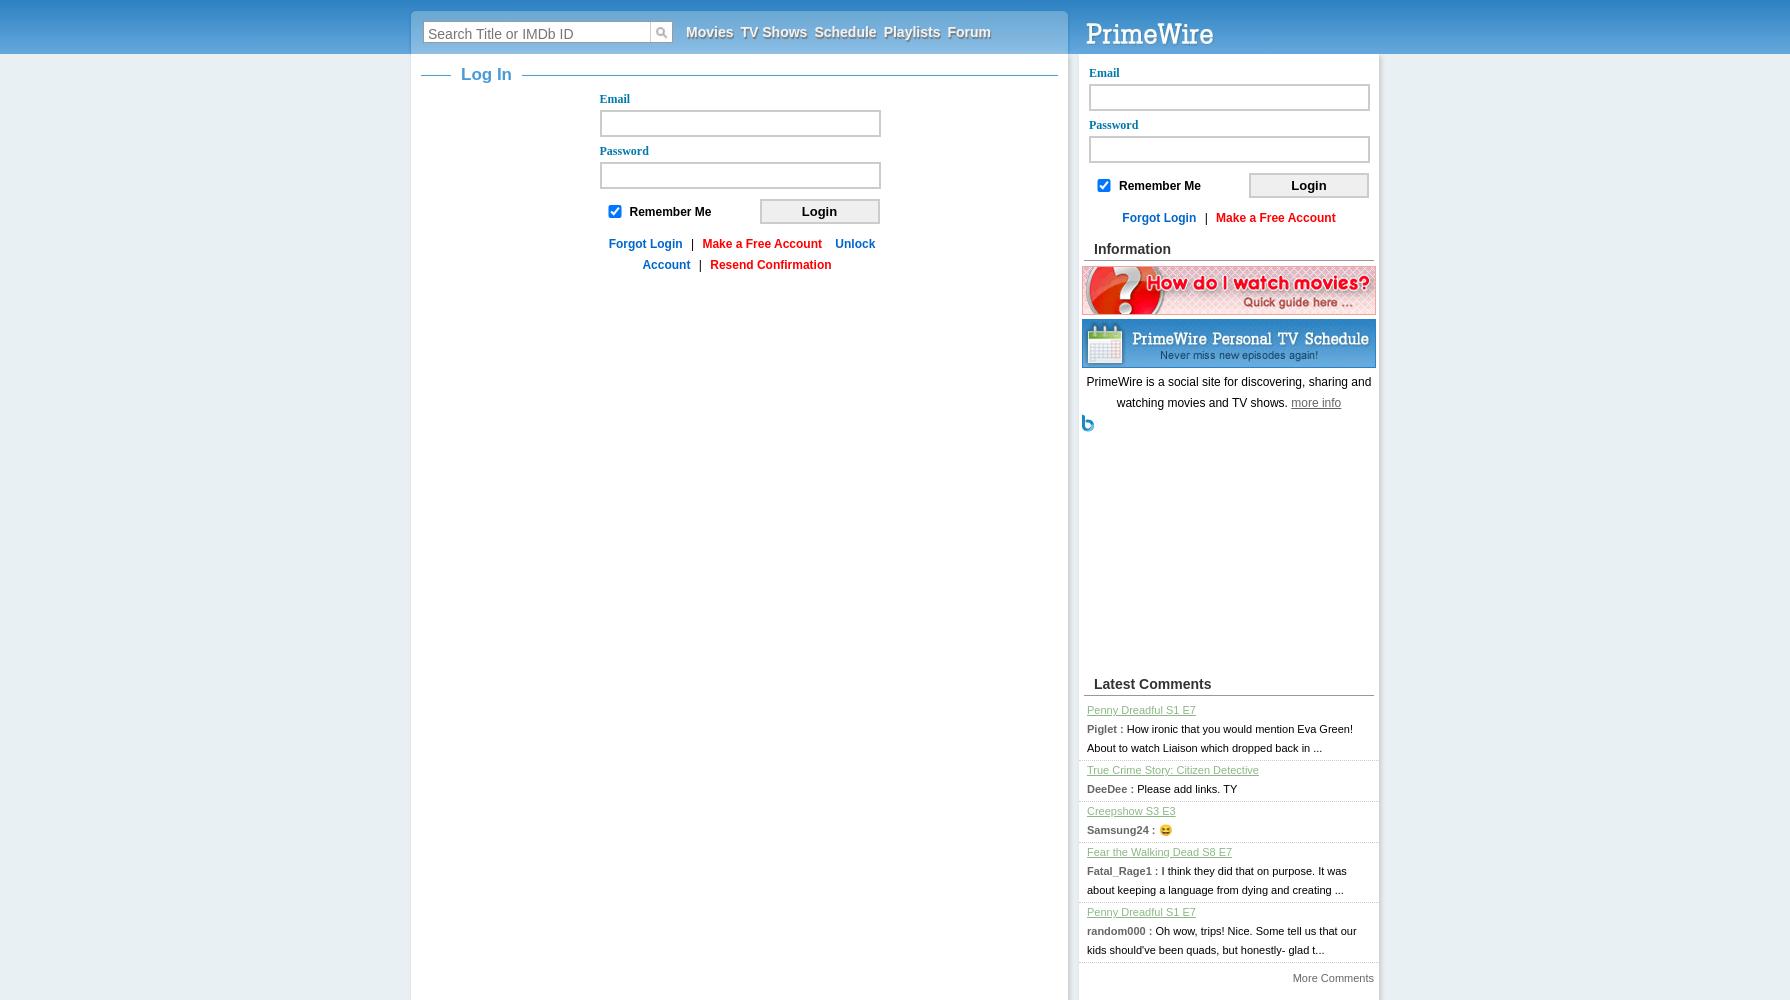  Describe the element at coordinates (1221, 939) in the screenshot. I see `'Oh wow, trips! Nice. Some tell us that our kids should've been quads, but honestly- glad t...'` at that location.